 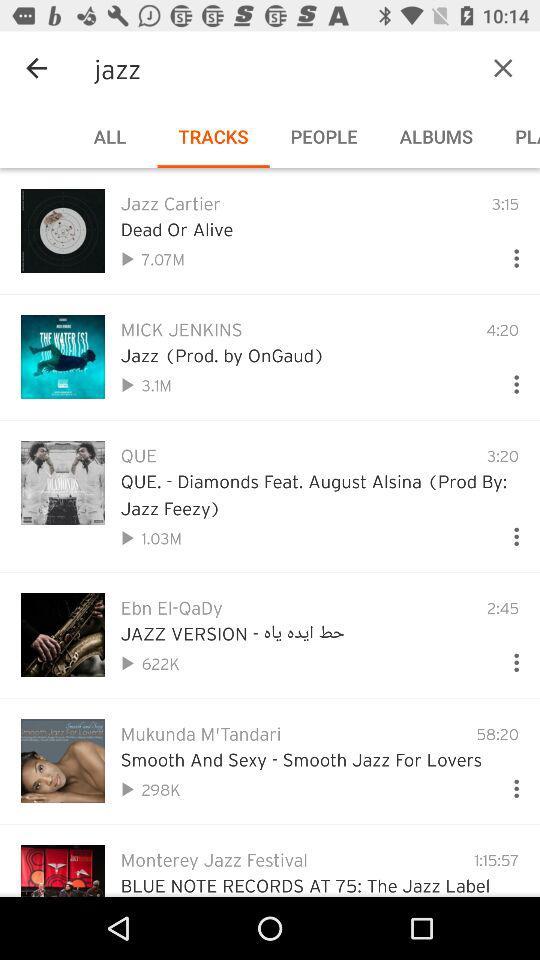 What do you see at coordinates (502, 68) in the screenshot?
I see `exit play list` at bounding box center [502, 68].